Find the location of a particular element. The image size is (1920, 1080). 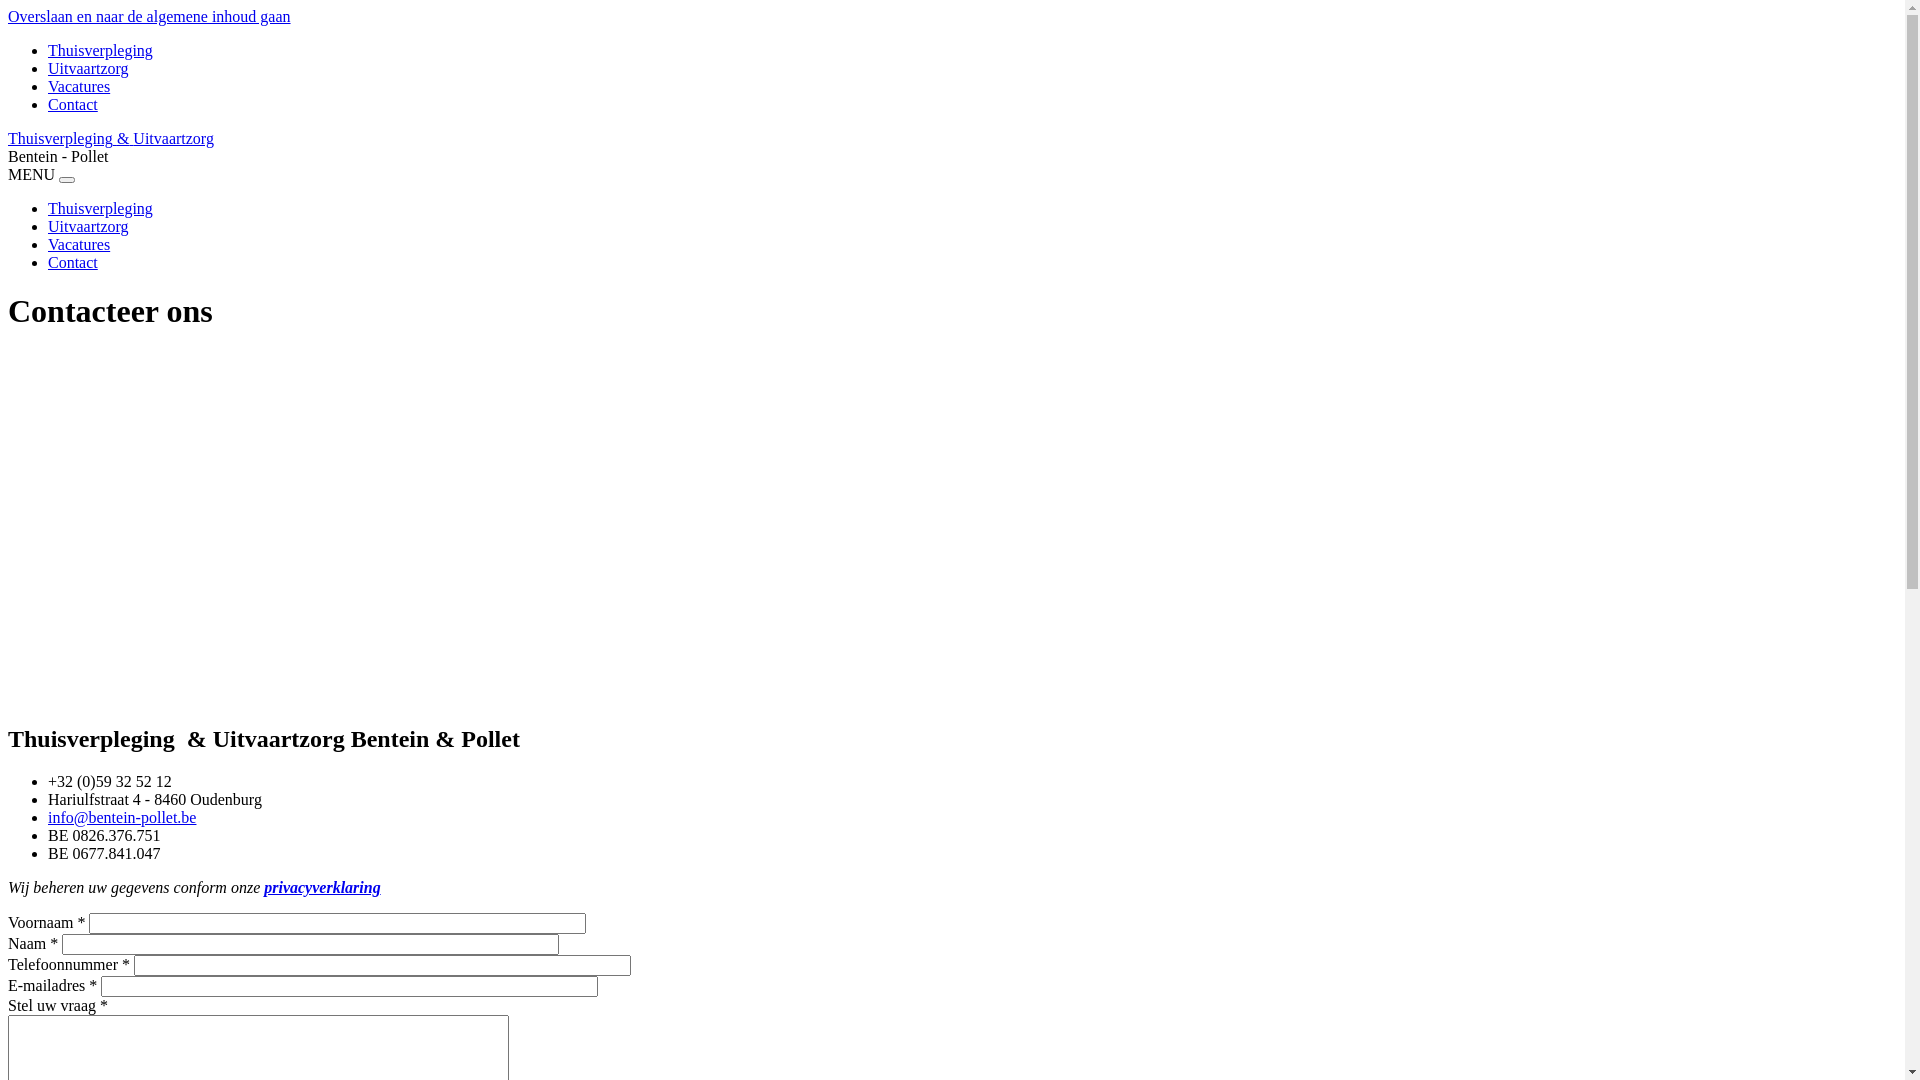

'Thuisverpleging & Uitvaartzorg' is located at coordinates (8, 137).